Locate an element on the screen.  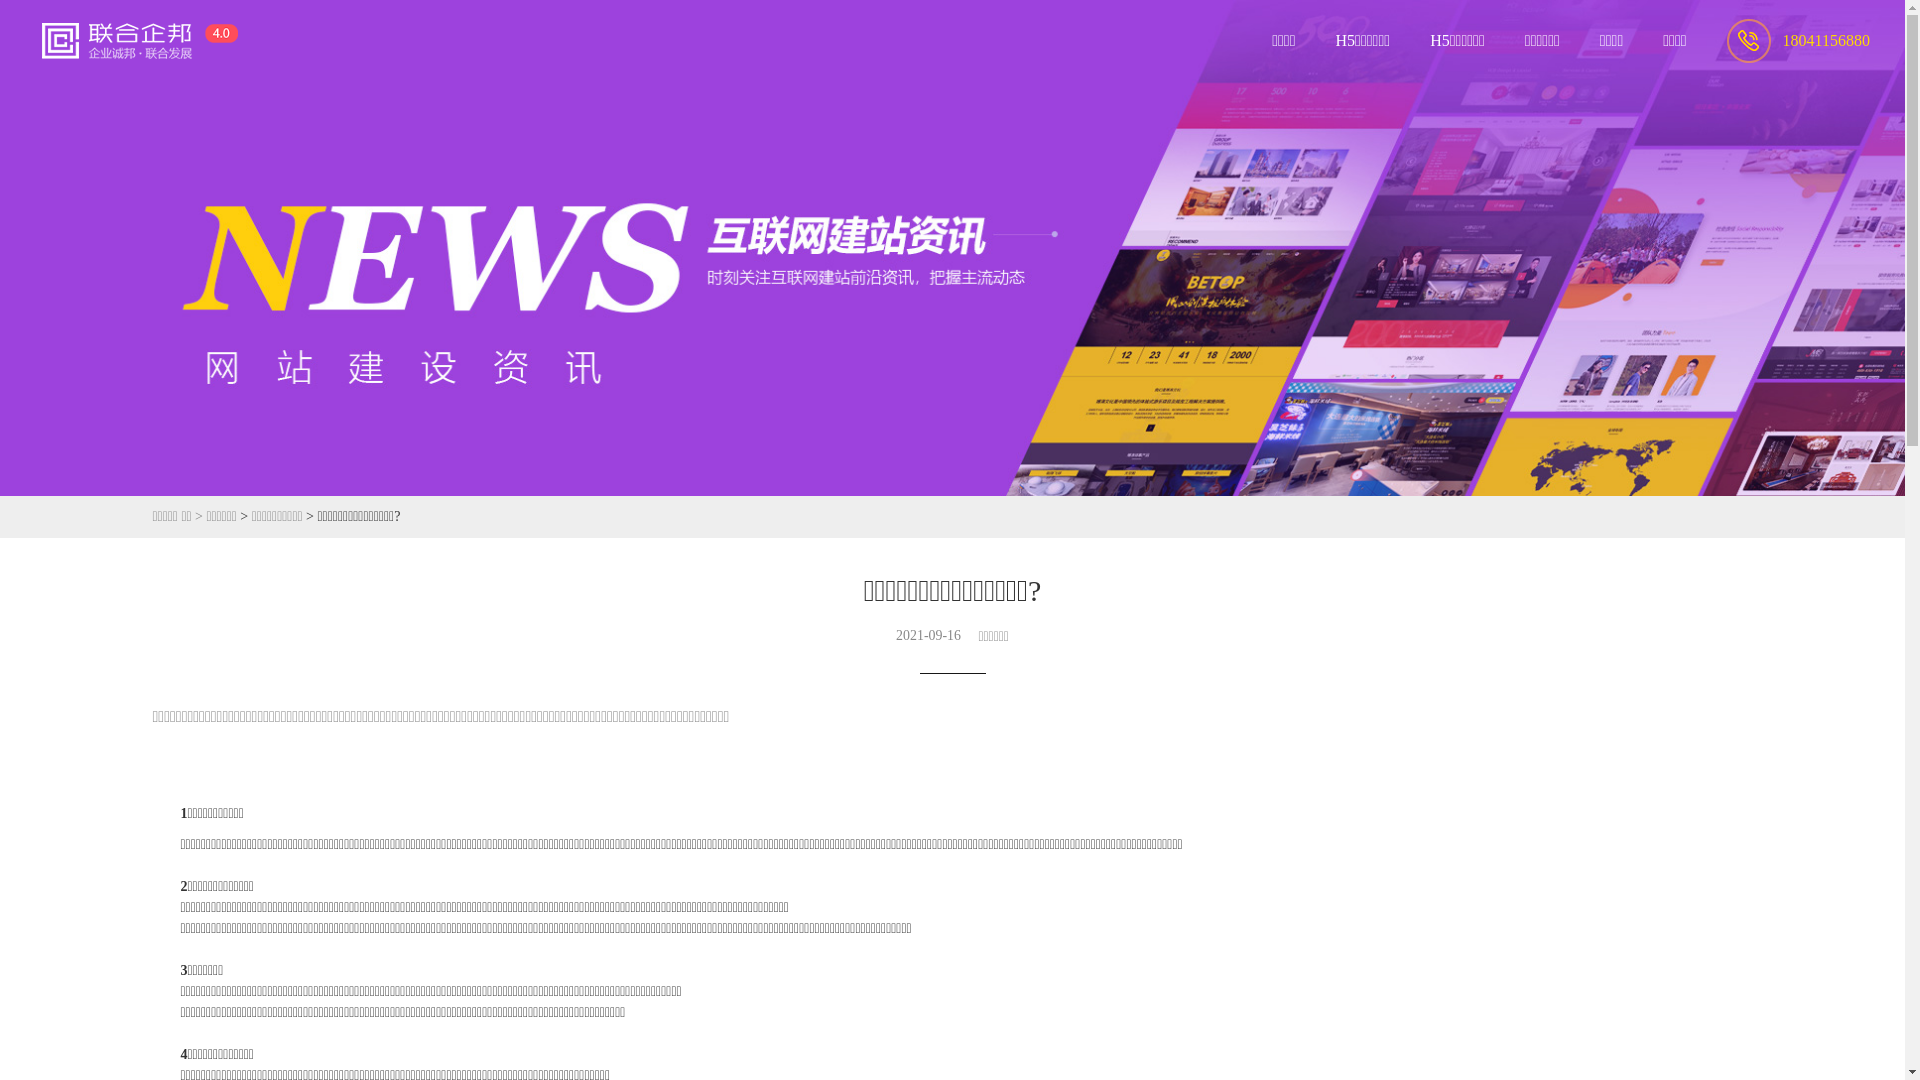
'18041156880' is located at coordinates (1726, 39).